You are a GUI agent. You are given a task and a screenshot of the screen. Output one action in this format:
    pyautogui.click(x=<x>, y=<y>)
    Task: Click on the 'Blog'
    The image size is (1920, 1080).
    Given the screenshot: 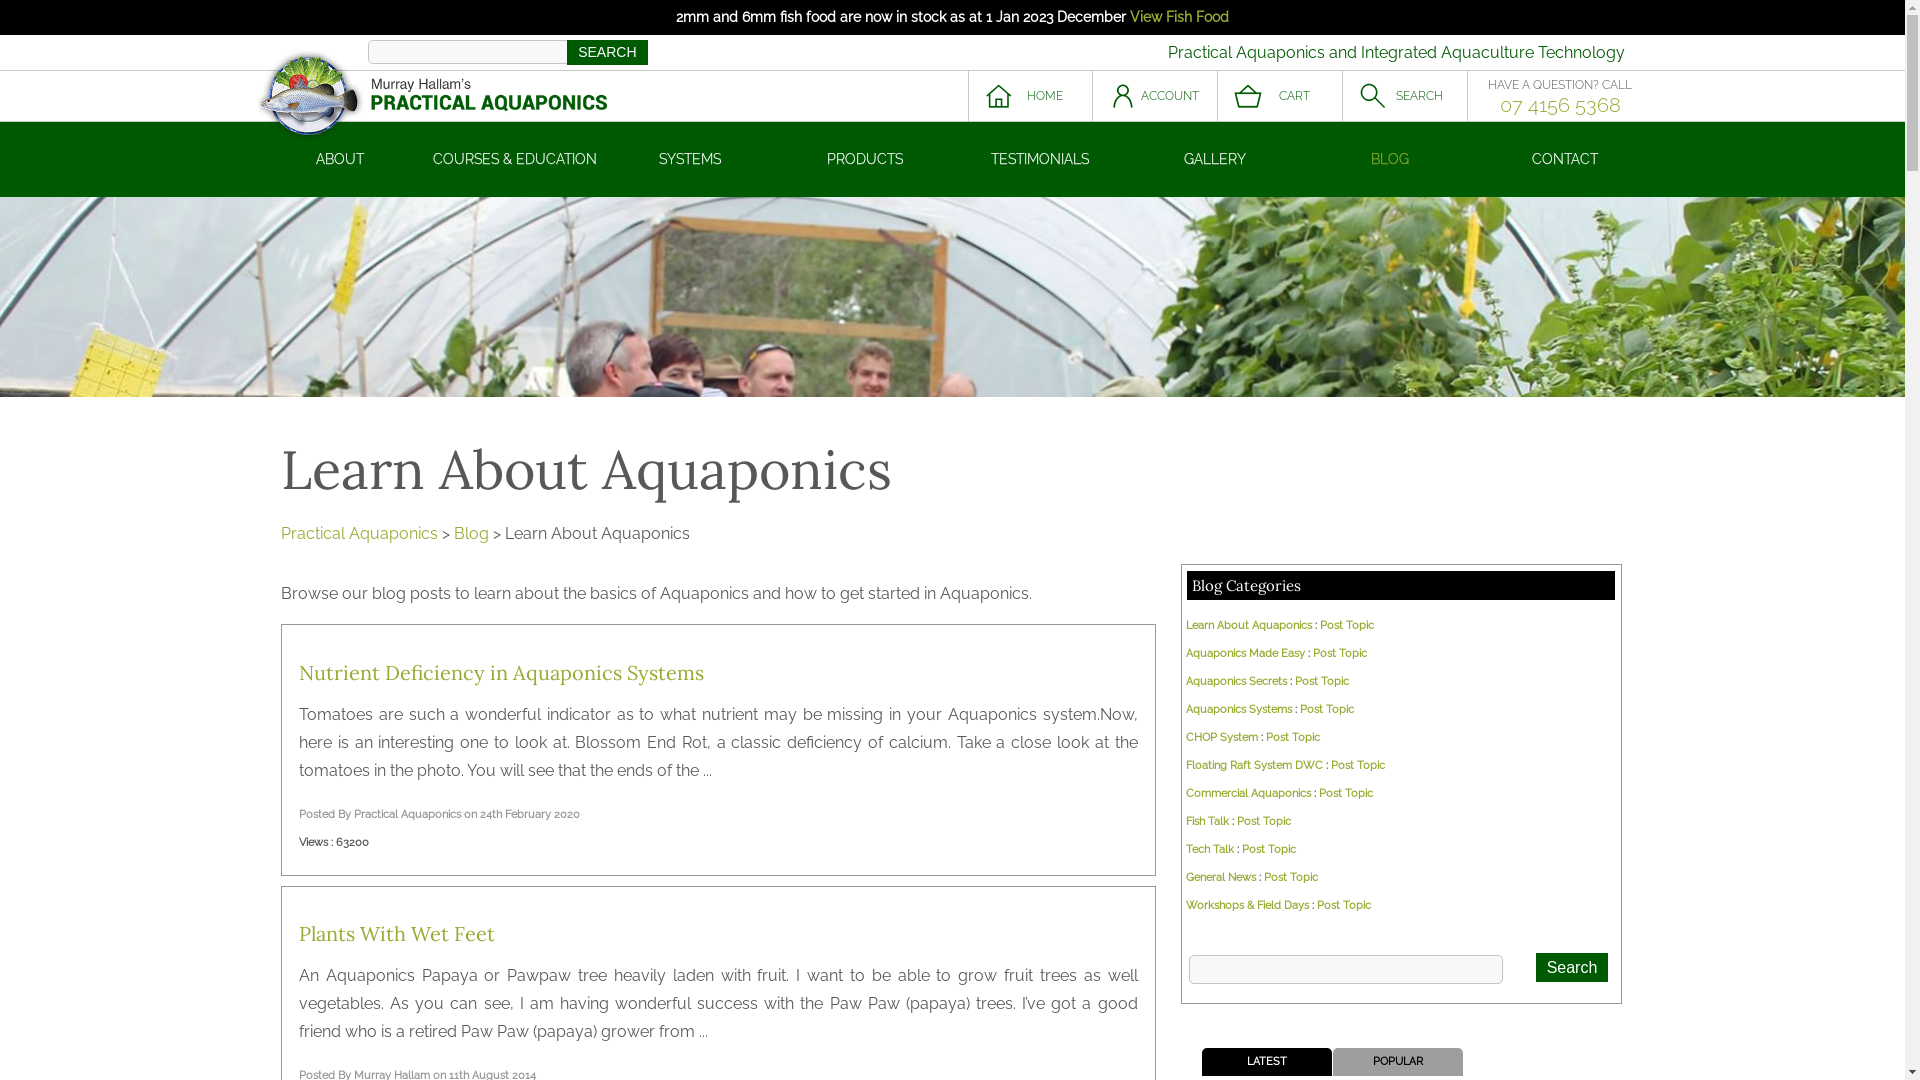 What is the action you would take?
    pyautogui.click(x=470, y=532)
    